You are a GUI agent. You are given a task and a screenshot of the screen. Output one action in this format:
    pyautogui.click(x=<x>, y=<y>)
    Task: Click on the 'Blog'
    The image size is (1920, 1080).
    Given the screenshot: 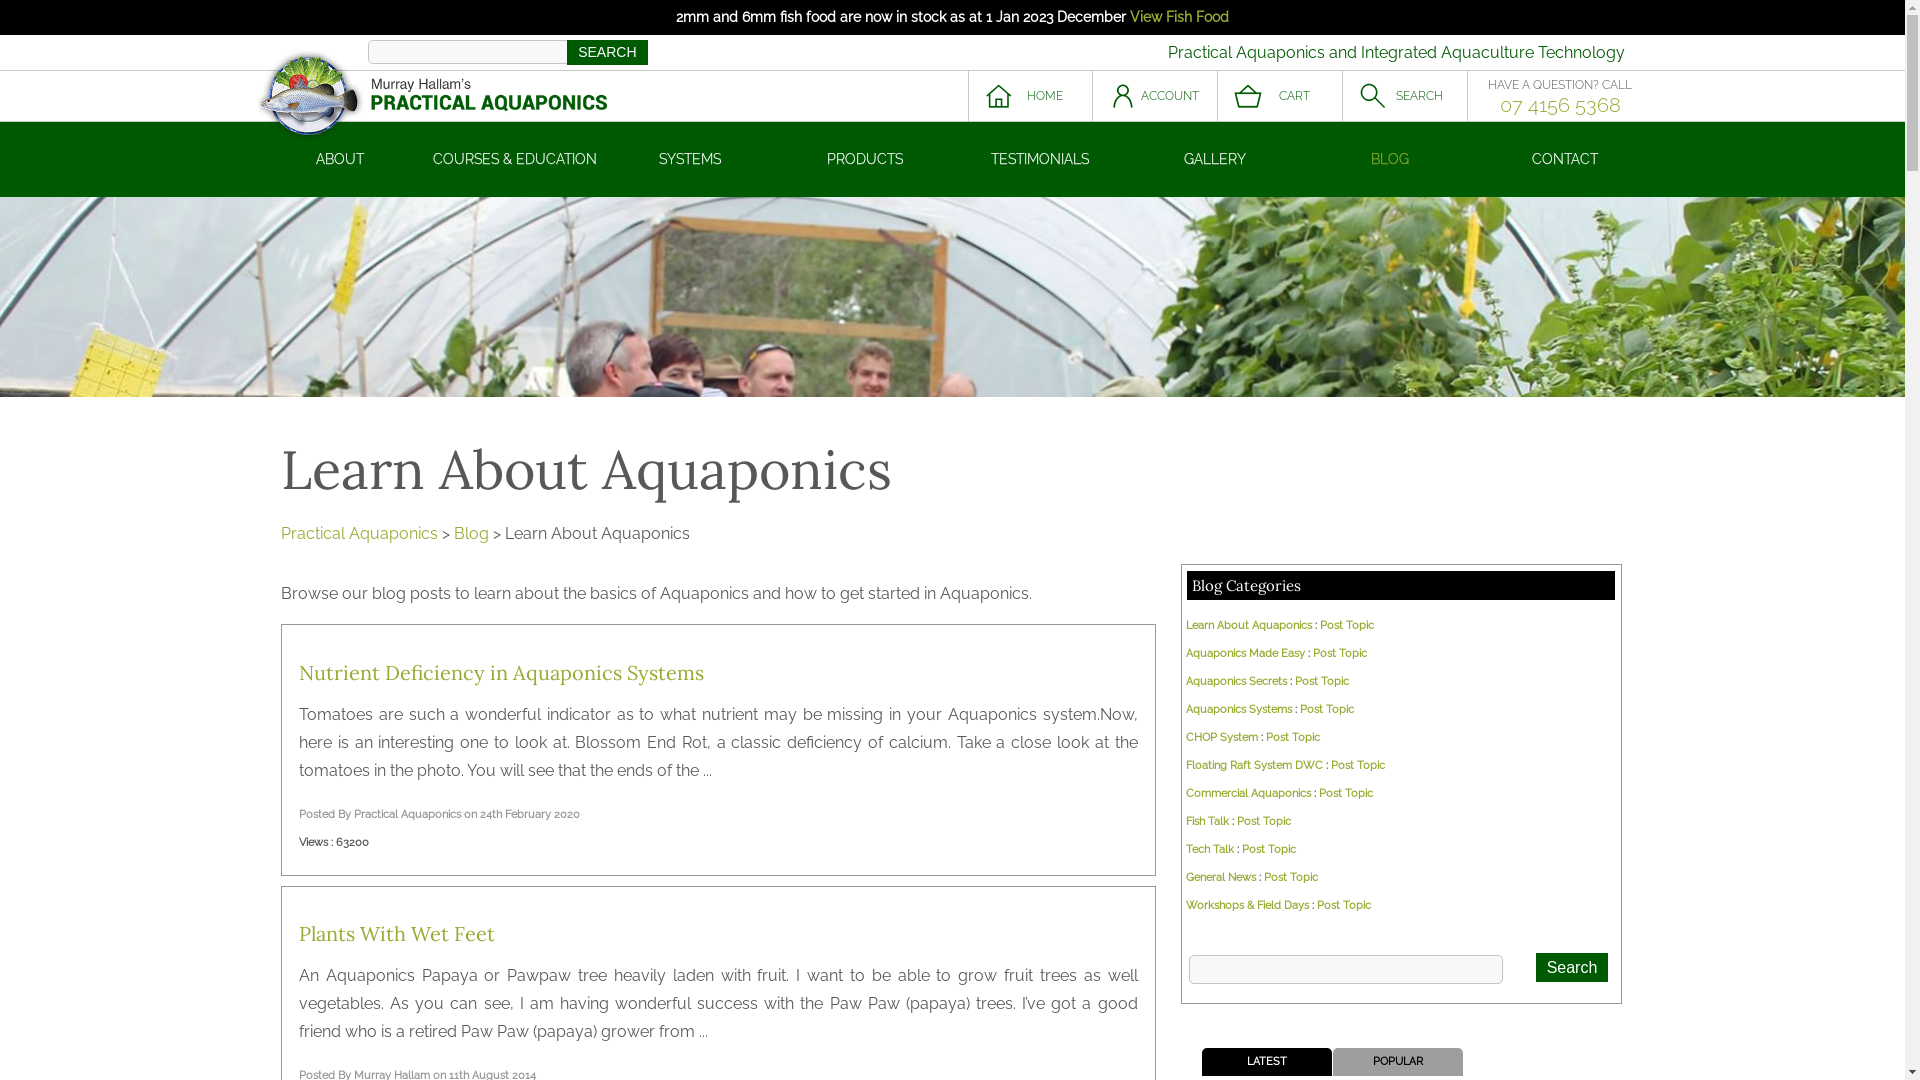 What is the action you would take?
    pyautogui.click(x=470, y=532)
    